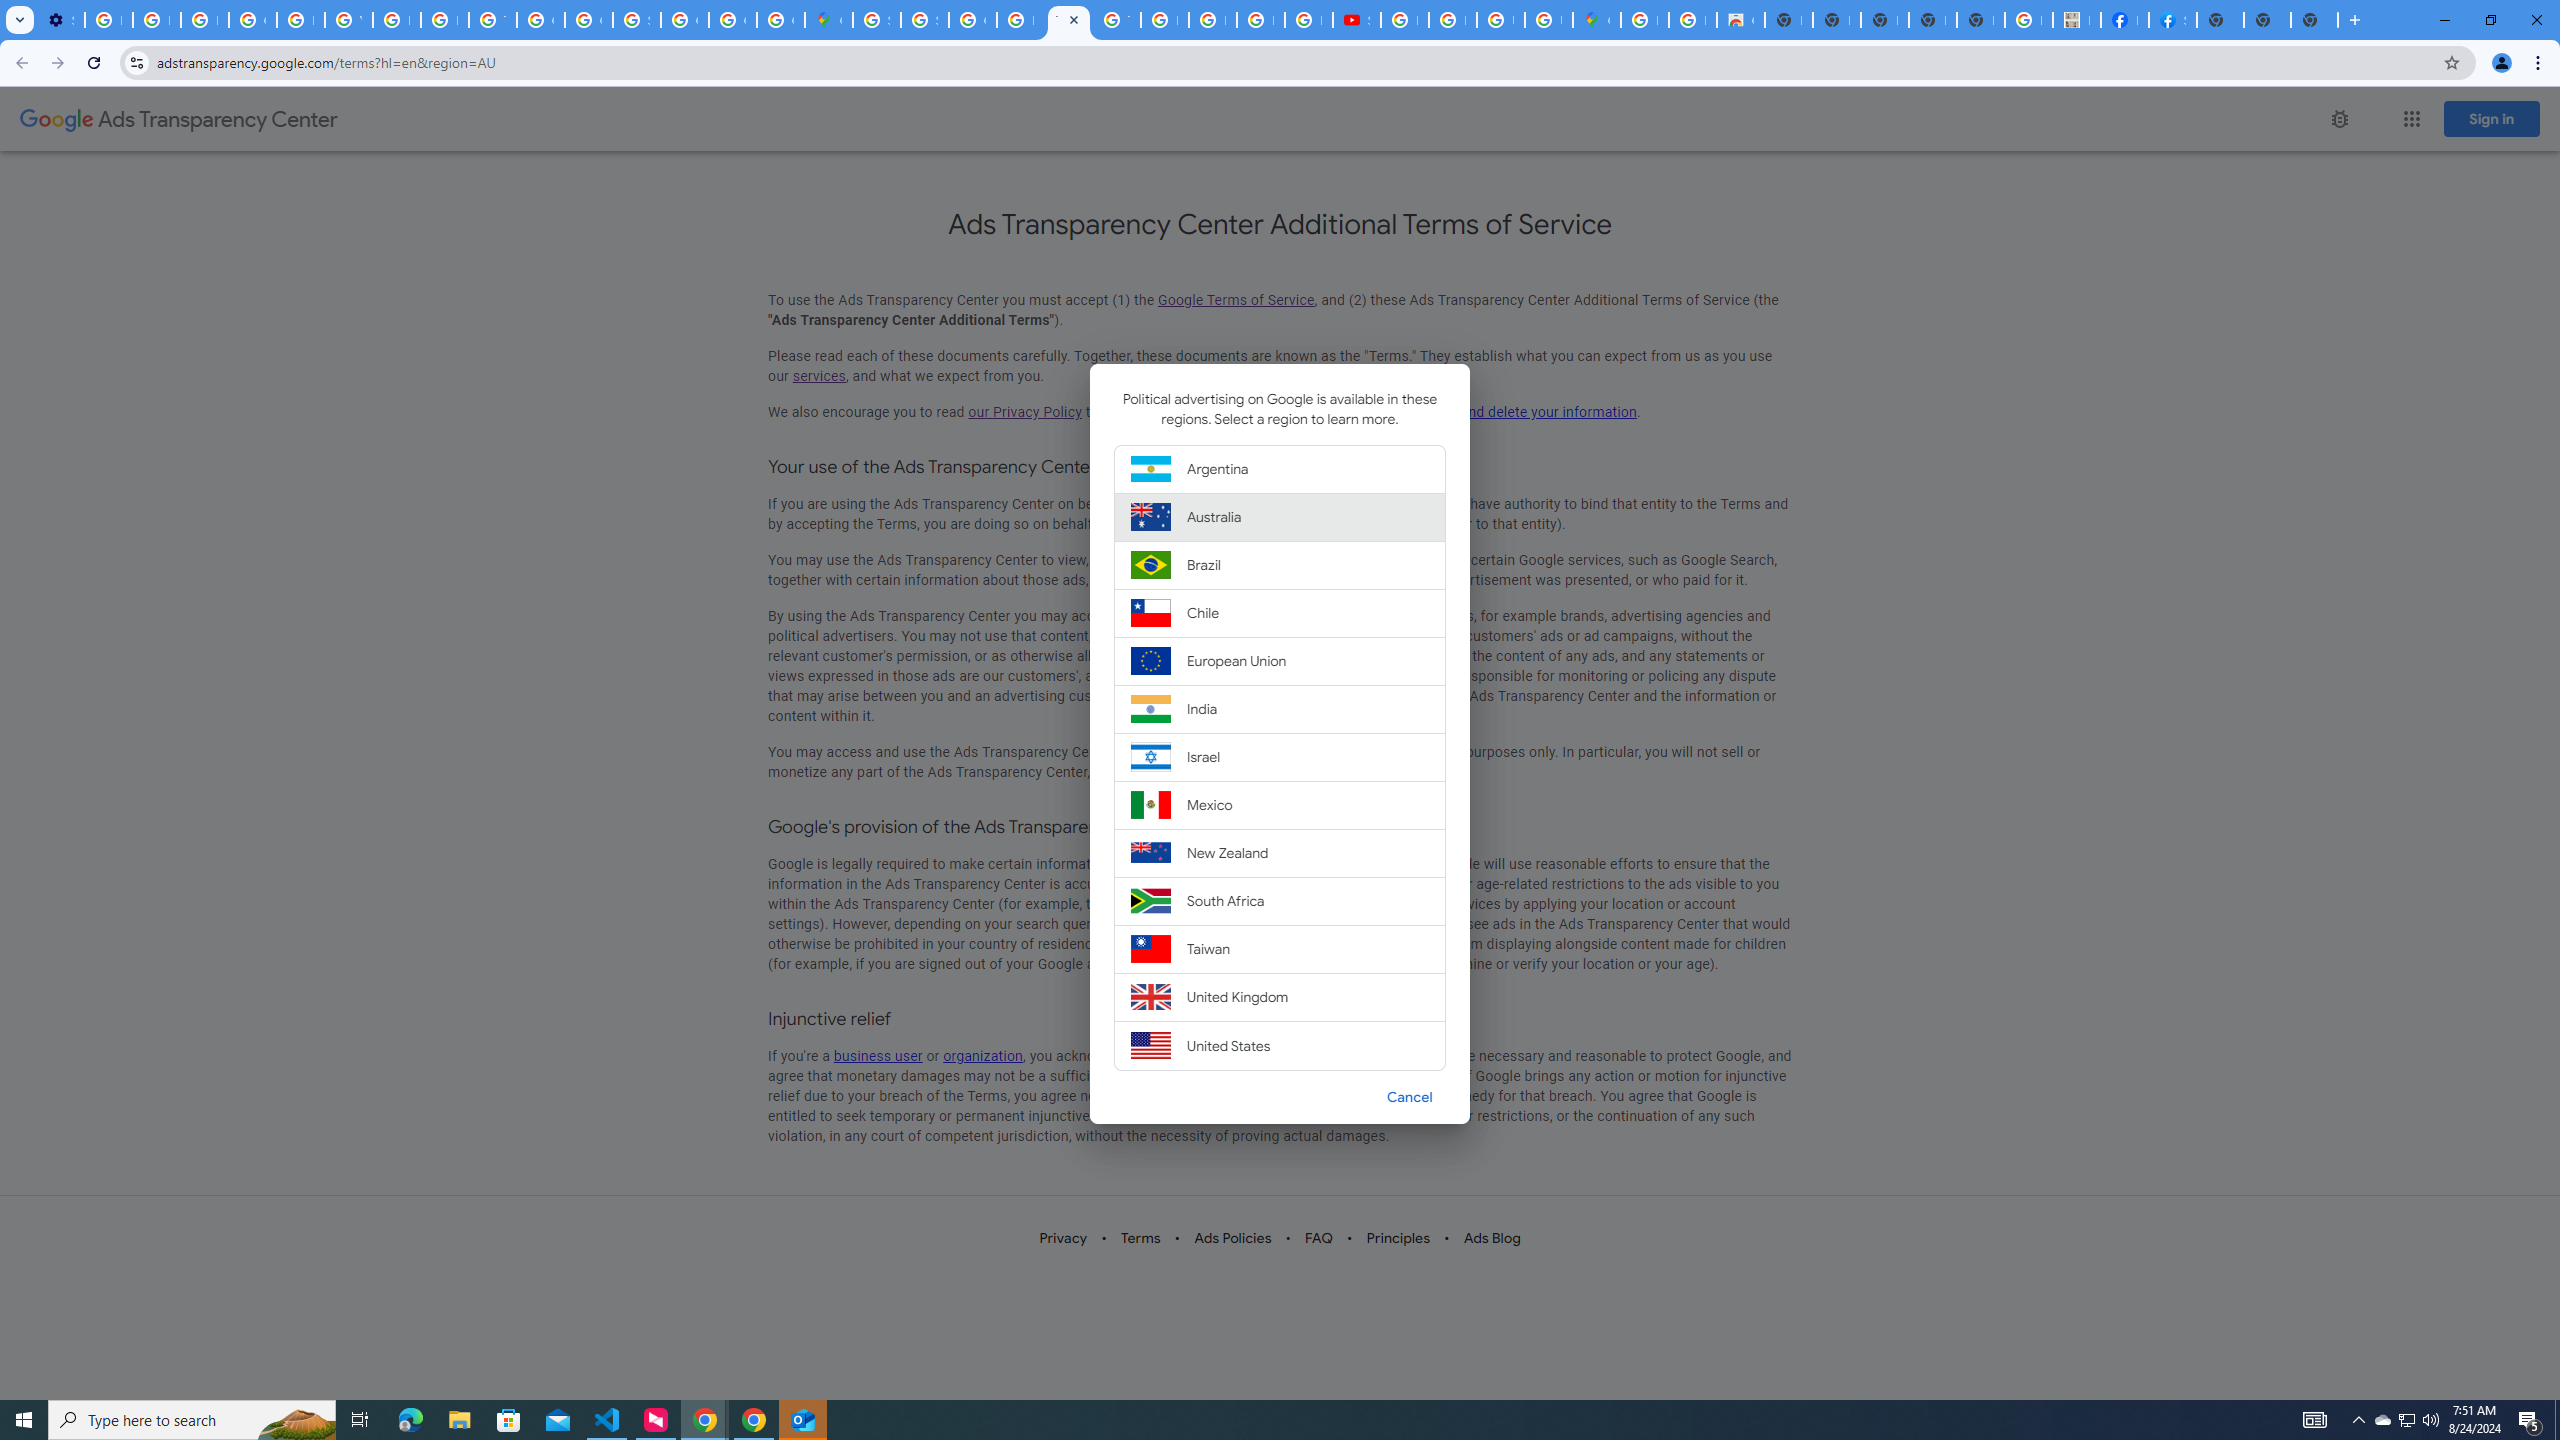 Image resolution: width=2560 pixels, height=1440 pixels. What do you see at coordinates (1468, 411) in the screenshot?
I see `'update, manage, export, and delete your information'` at bounding box center [1468, 411].